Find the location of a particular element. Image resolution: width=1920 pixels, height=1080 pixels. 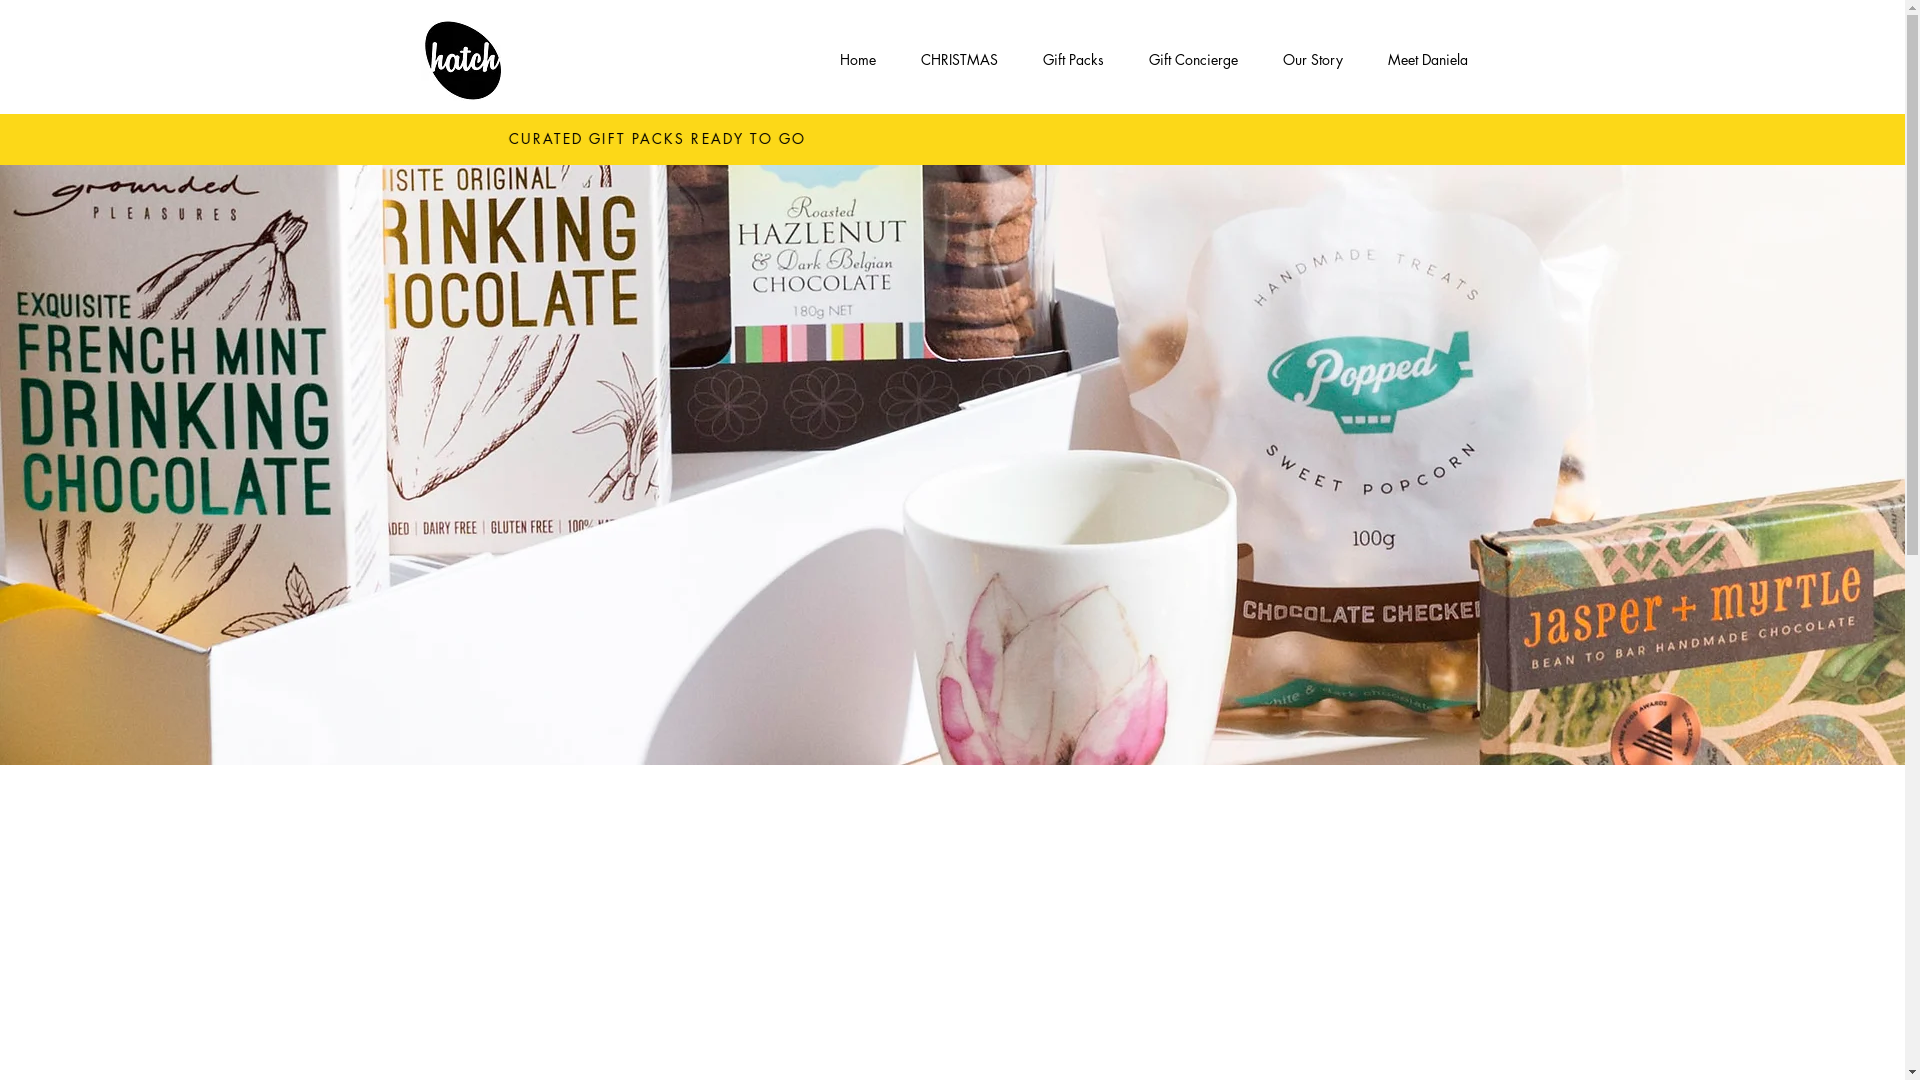

'Gift Packs' is located at coordinates (1072, 59).